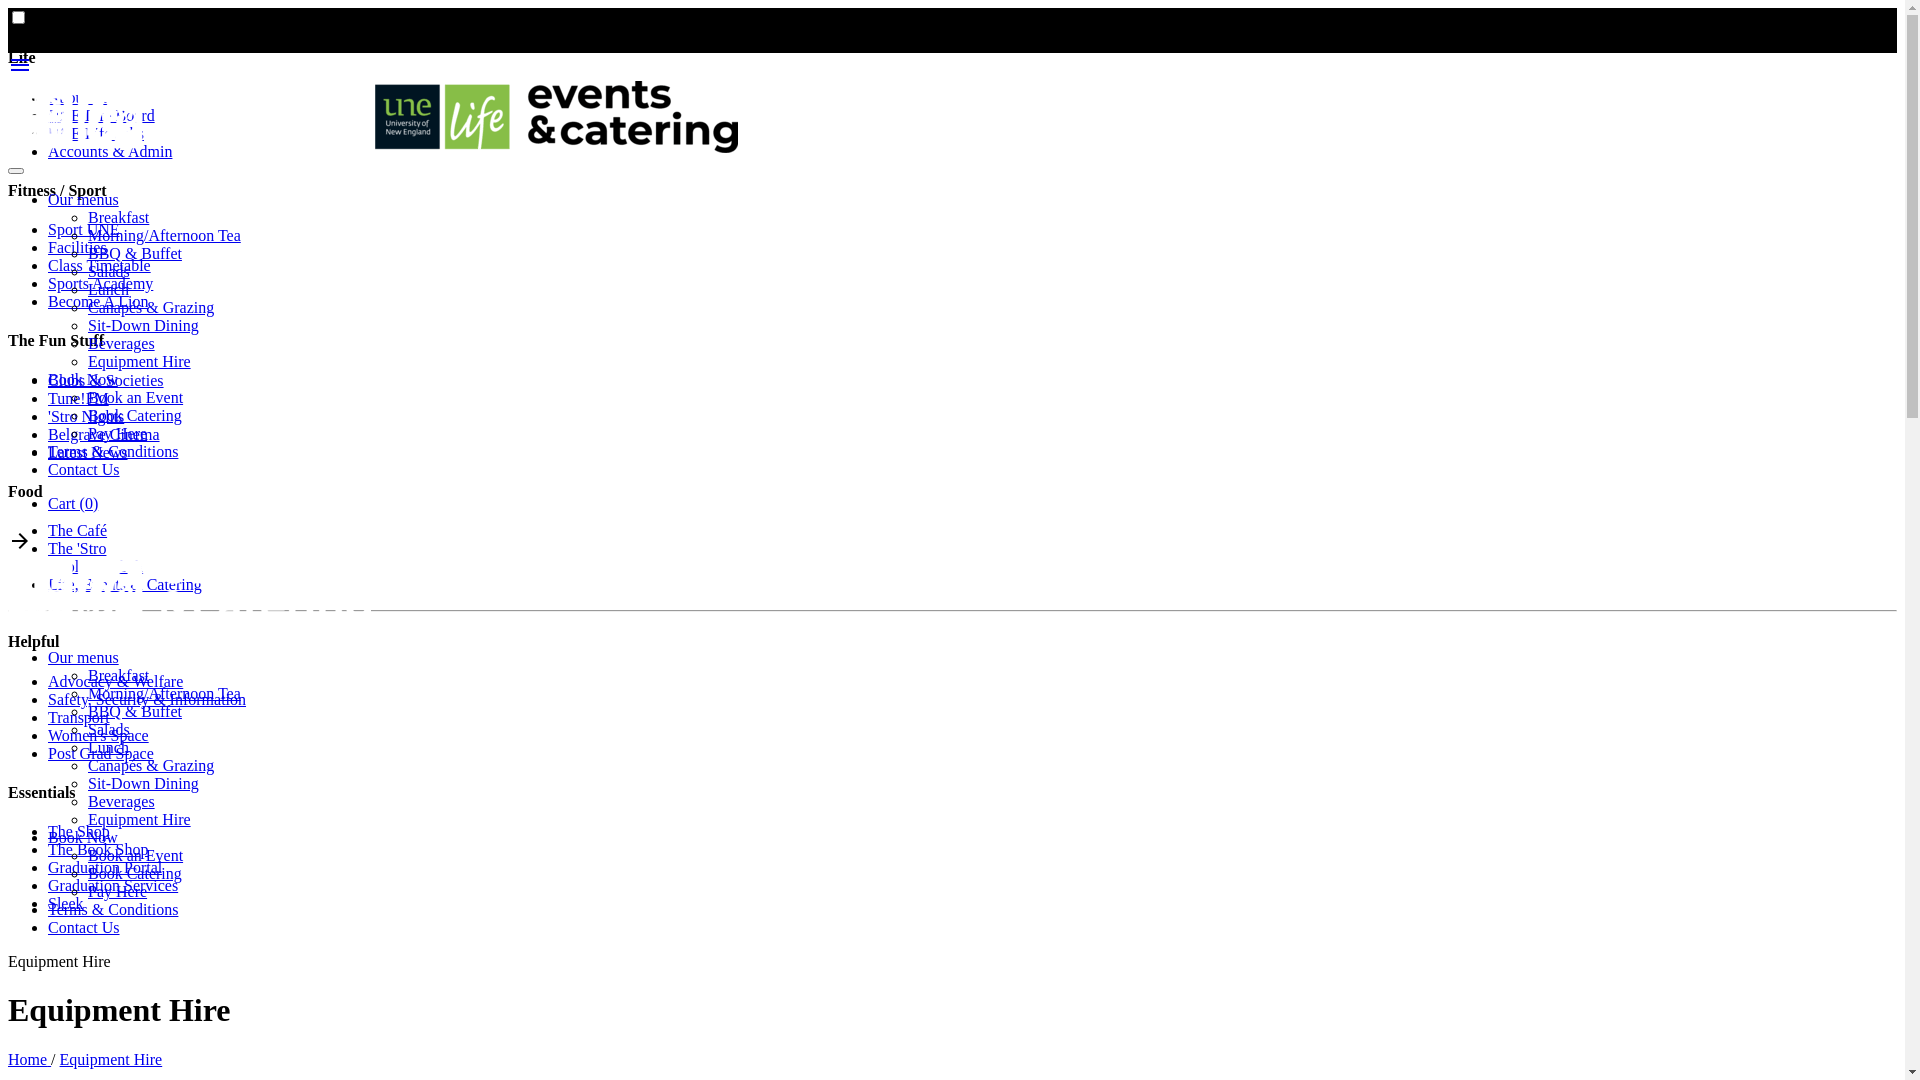  I want to click on 'The Shop', so click(78, 831).